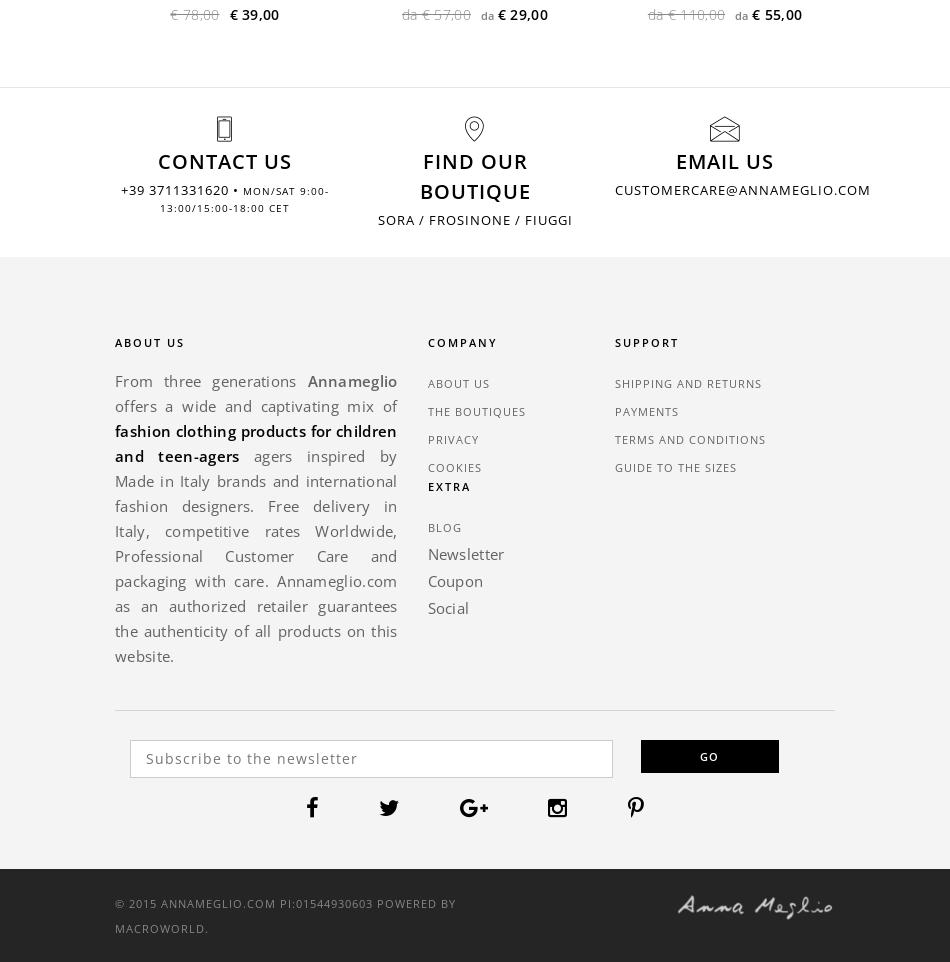 Image resolution: width=950 pixels, height=962 pixels. Describe the element at coordinates (255, 554) in the screenshot. I see `'agers inspired by Made in Italy brands and international fashion designers. Free delivery in Italy, competitive rates Worldwide, Professional Customer Care and packaging with care. Annameglio.com as an authorized retailer guarantees the authenticity of all products on this website.'` at that location.